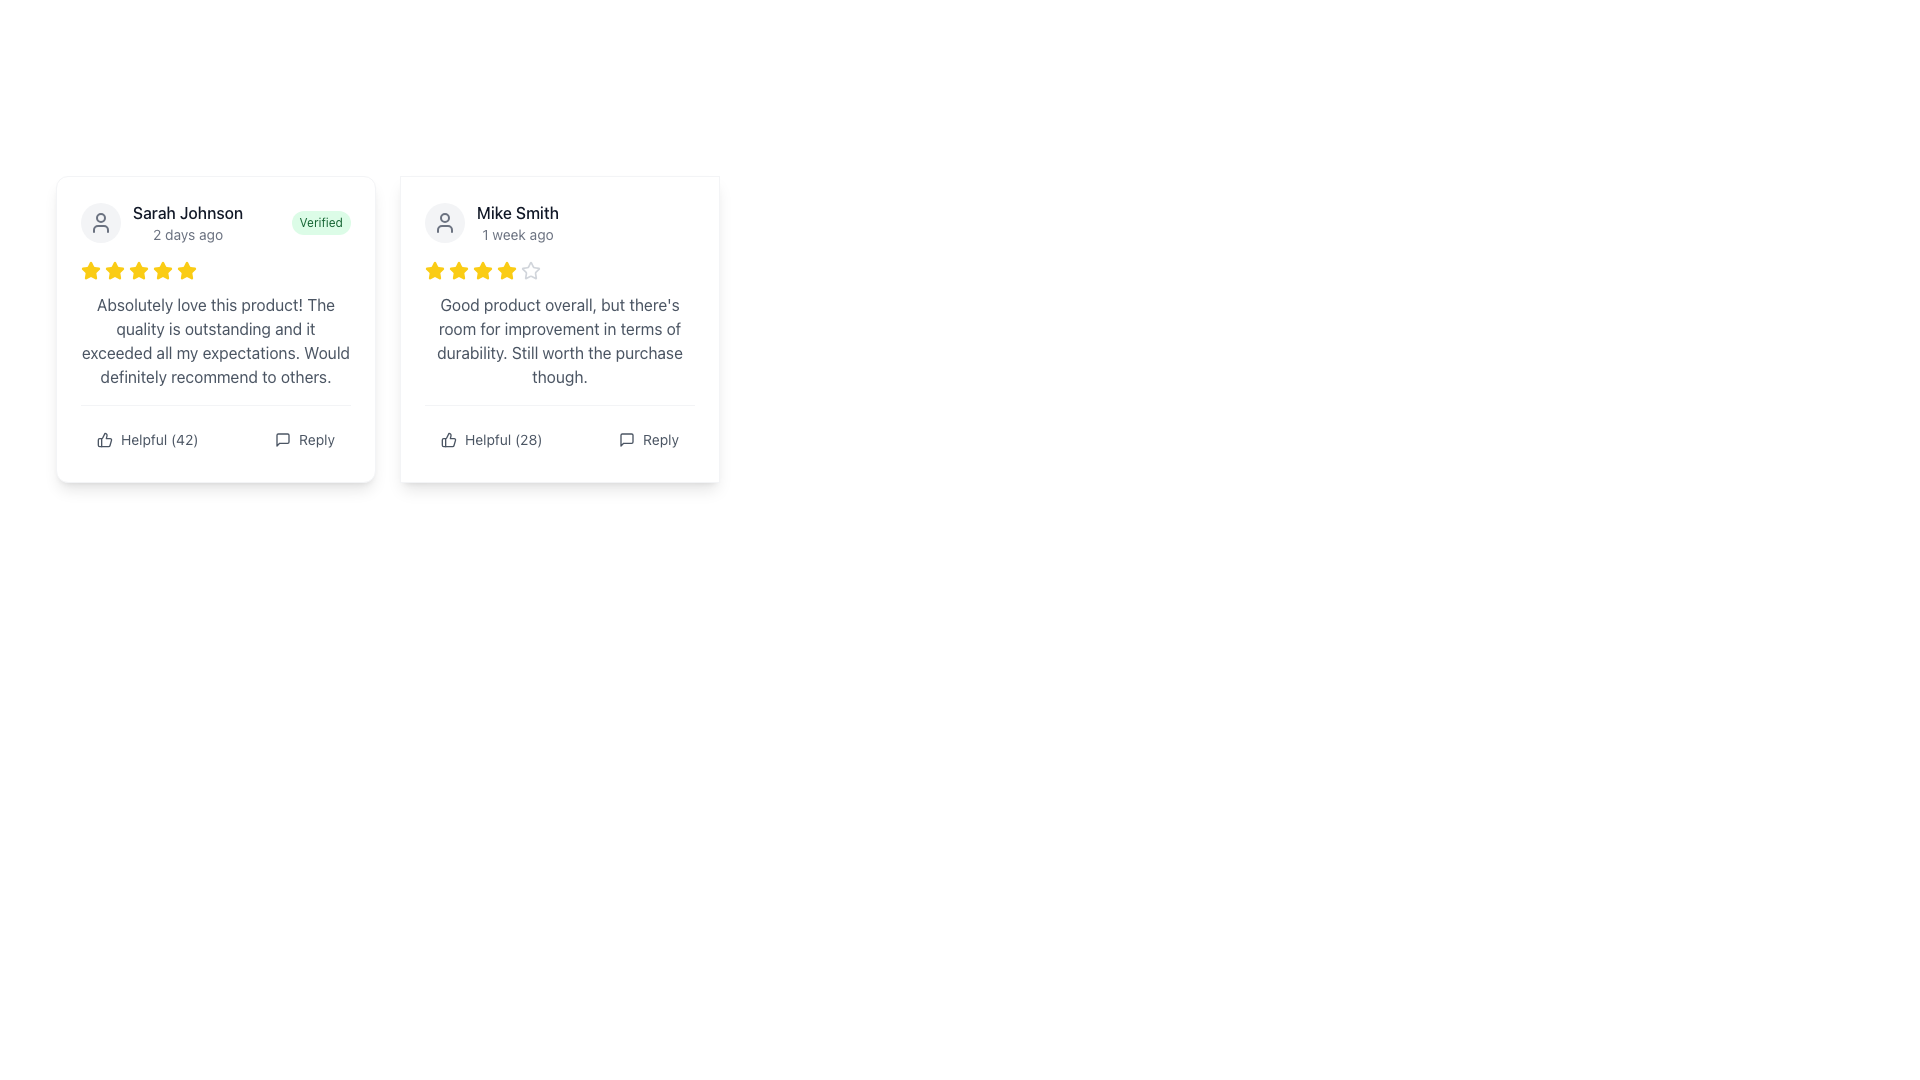 Image resolution: width=1920 pixels, height=1080 pixels. I want to click on the fifth yellow star icon in the group of review icons below Sarah Johnson's name, so click(163, 270).